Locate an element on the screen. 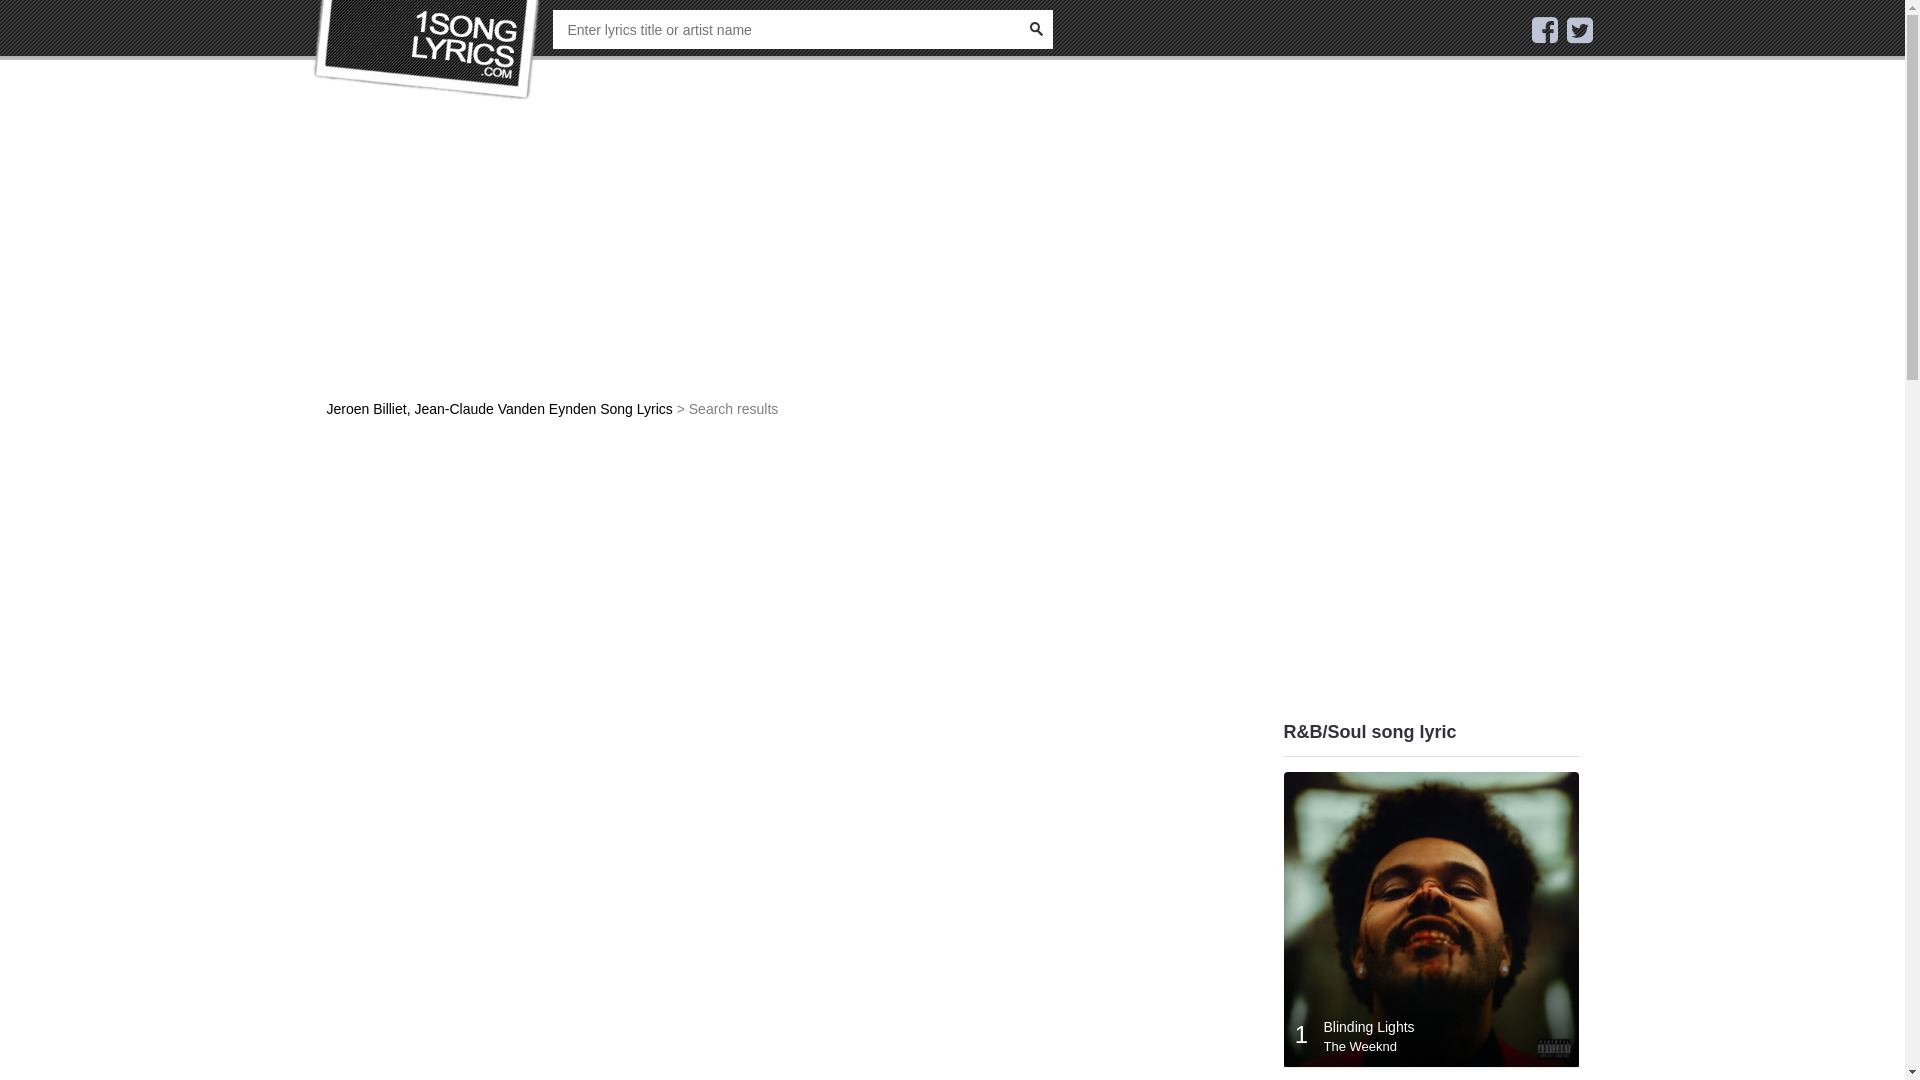  'Blinding Lights' is located at coordinates (1368, 1026).